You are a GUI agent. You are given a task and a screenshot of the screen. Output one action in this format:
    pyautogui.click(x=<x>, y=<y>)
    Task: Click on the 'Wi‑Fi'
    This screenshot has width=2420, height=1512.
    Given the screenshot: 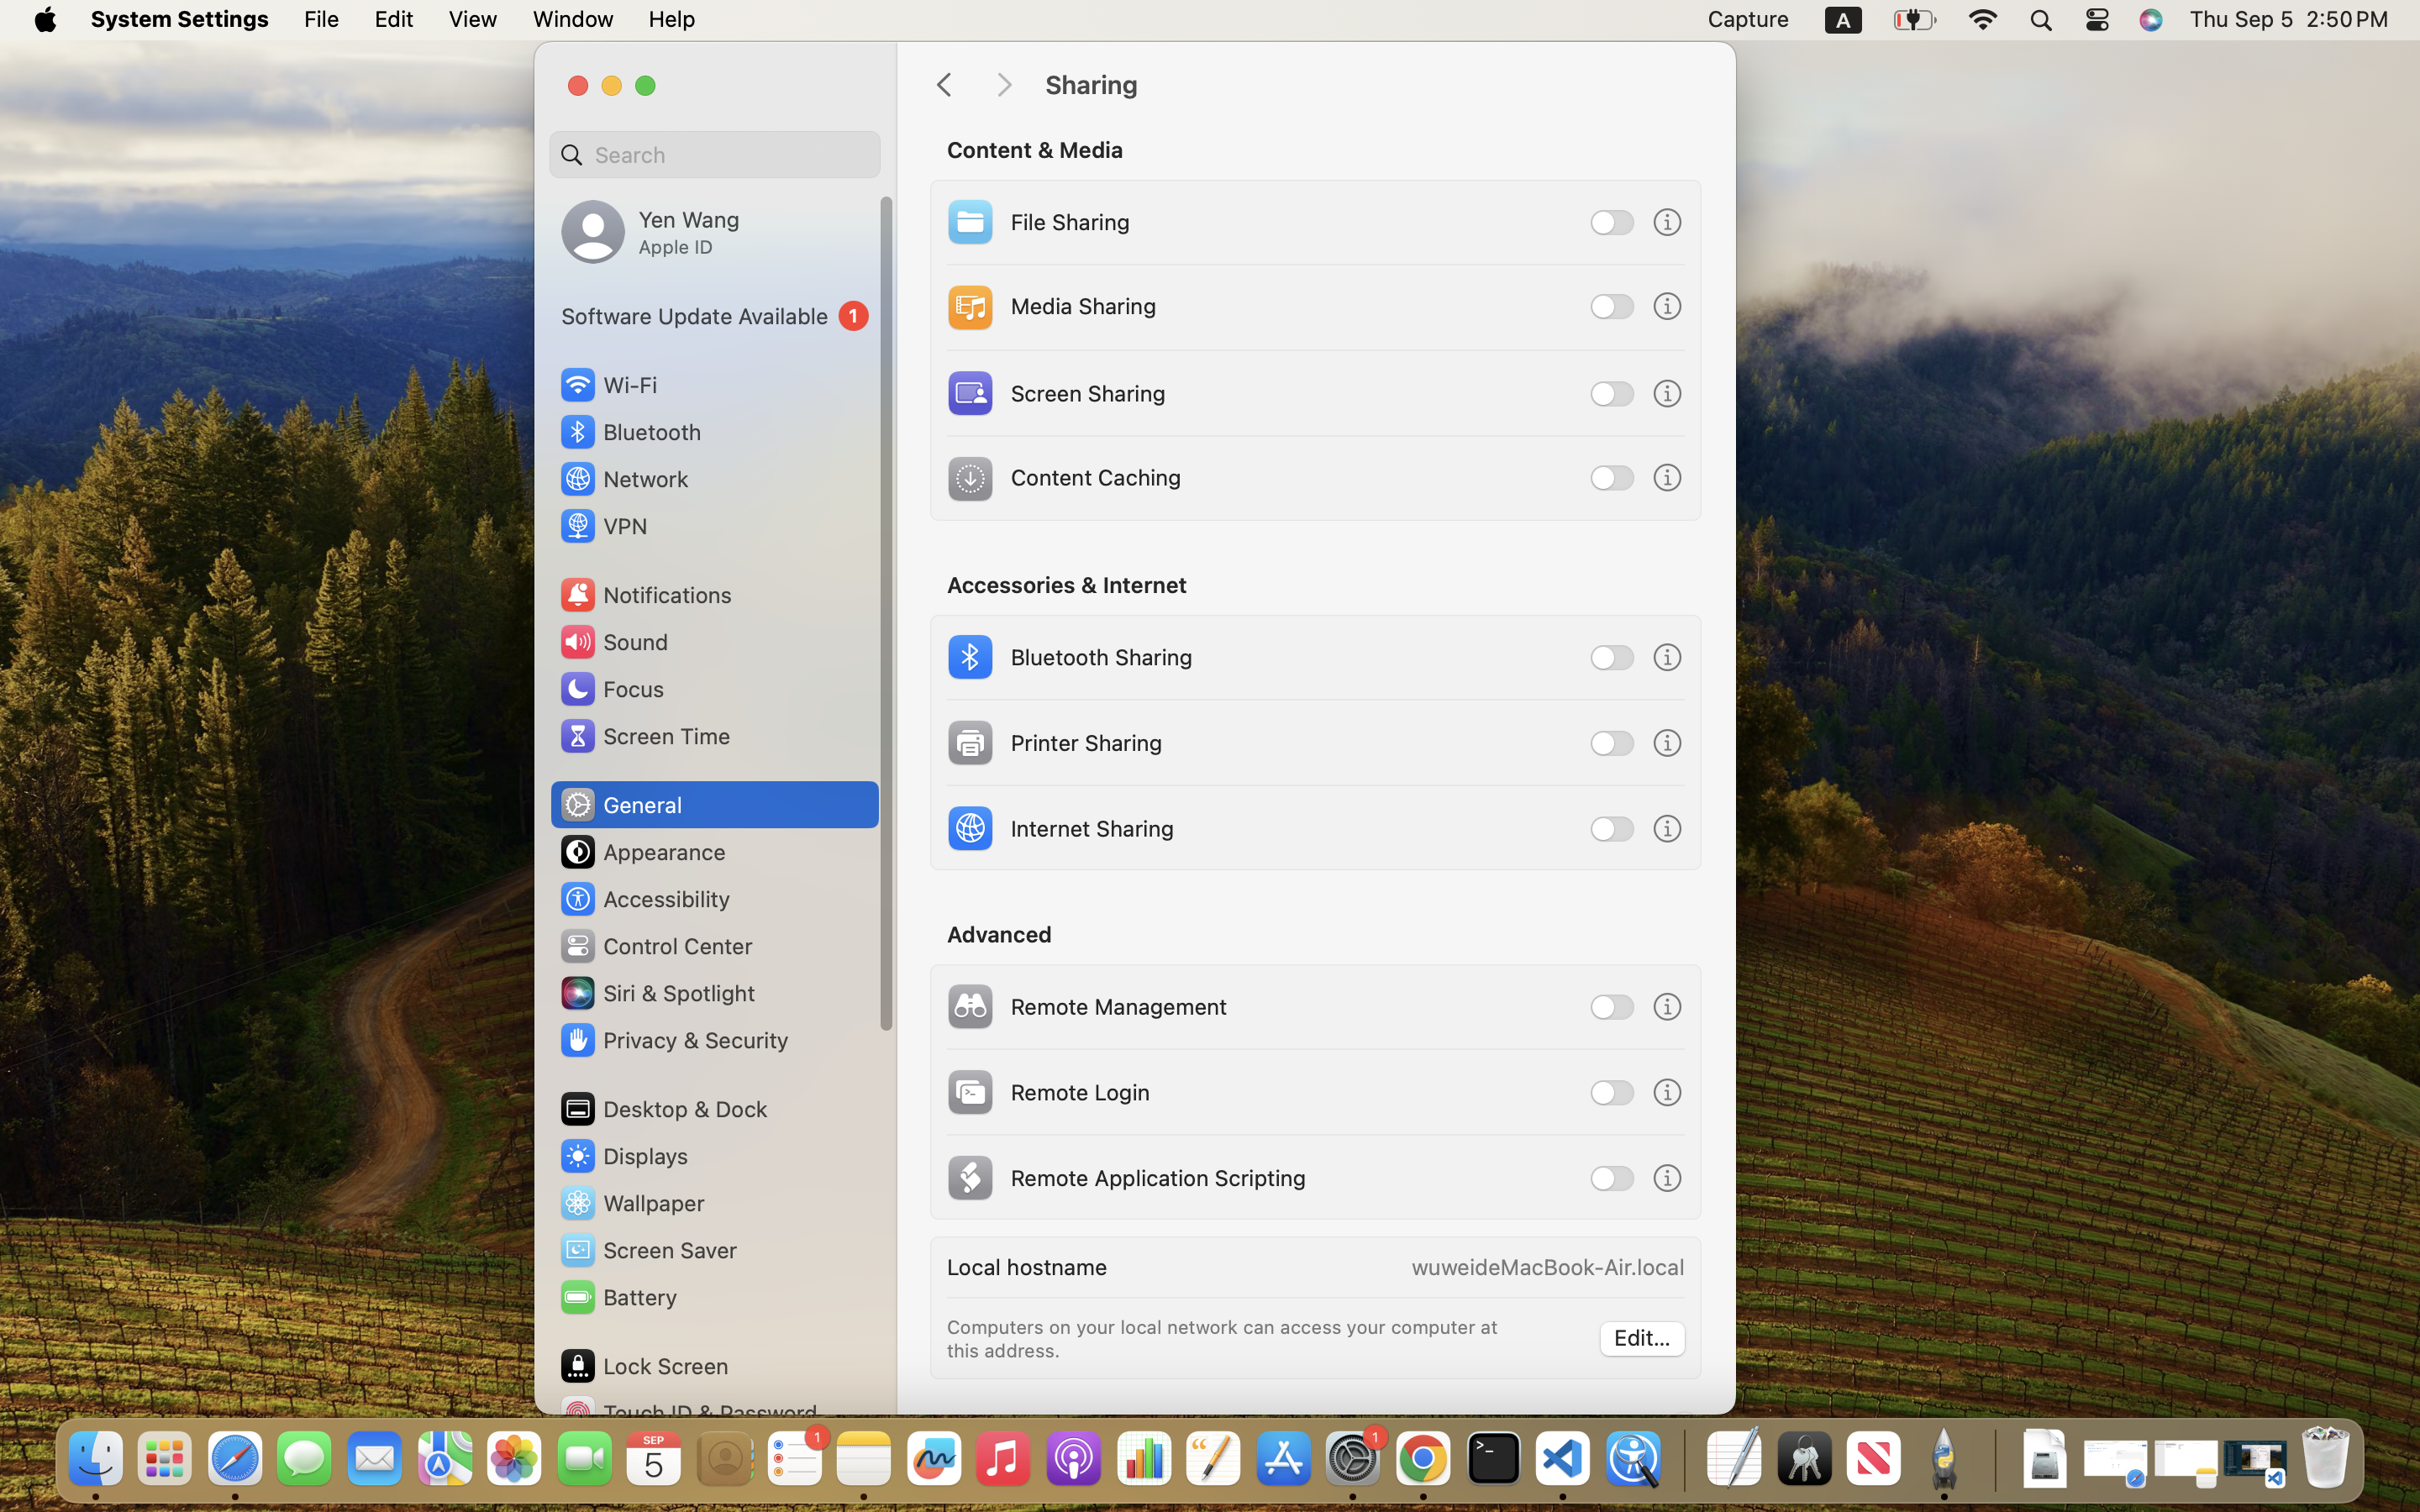 What is the action you would take?
    pyautogui.click(x=607, y=383)
    